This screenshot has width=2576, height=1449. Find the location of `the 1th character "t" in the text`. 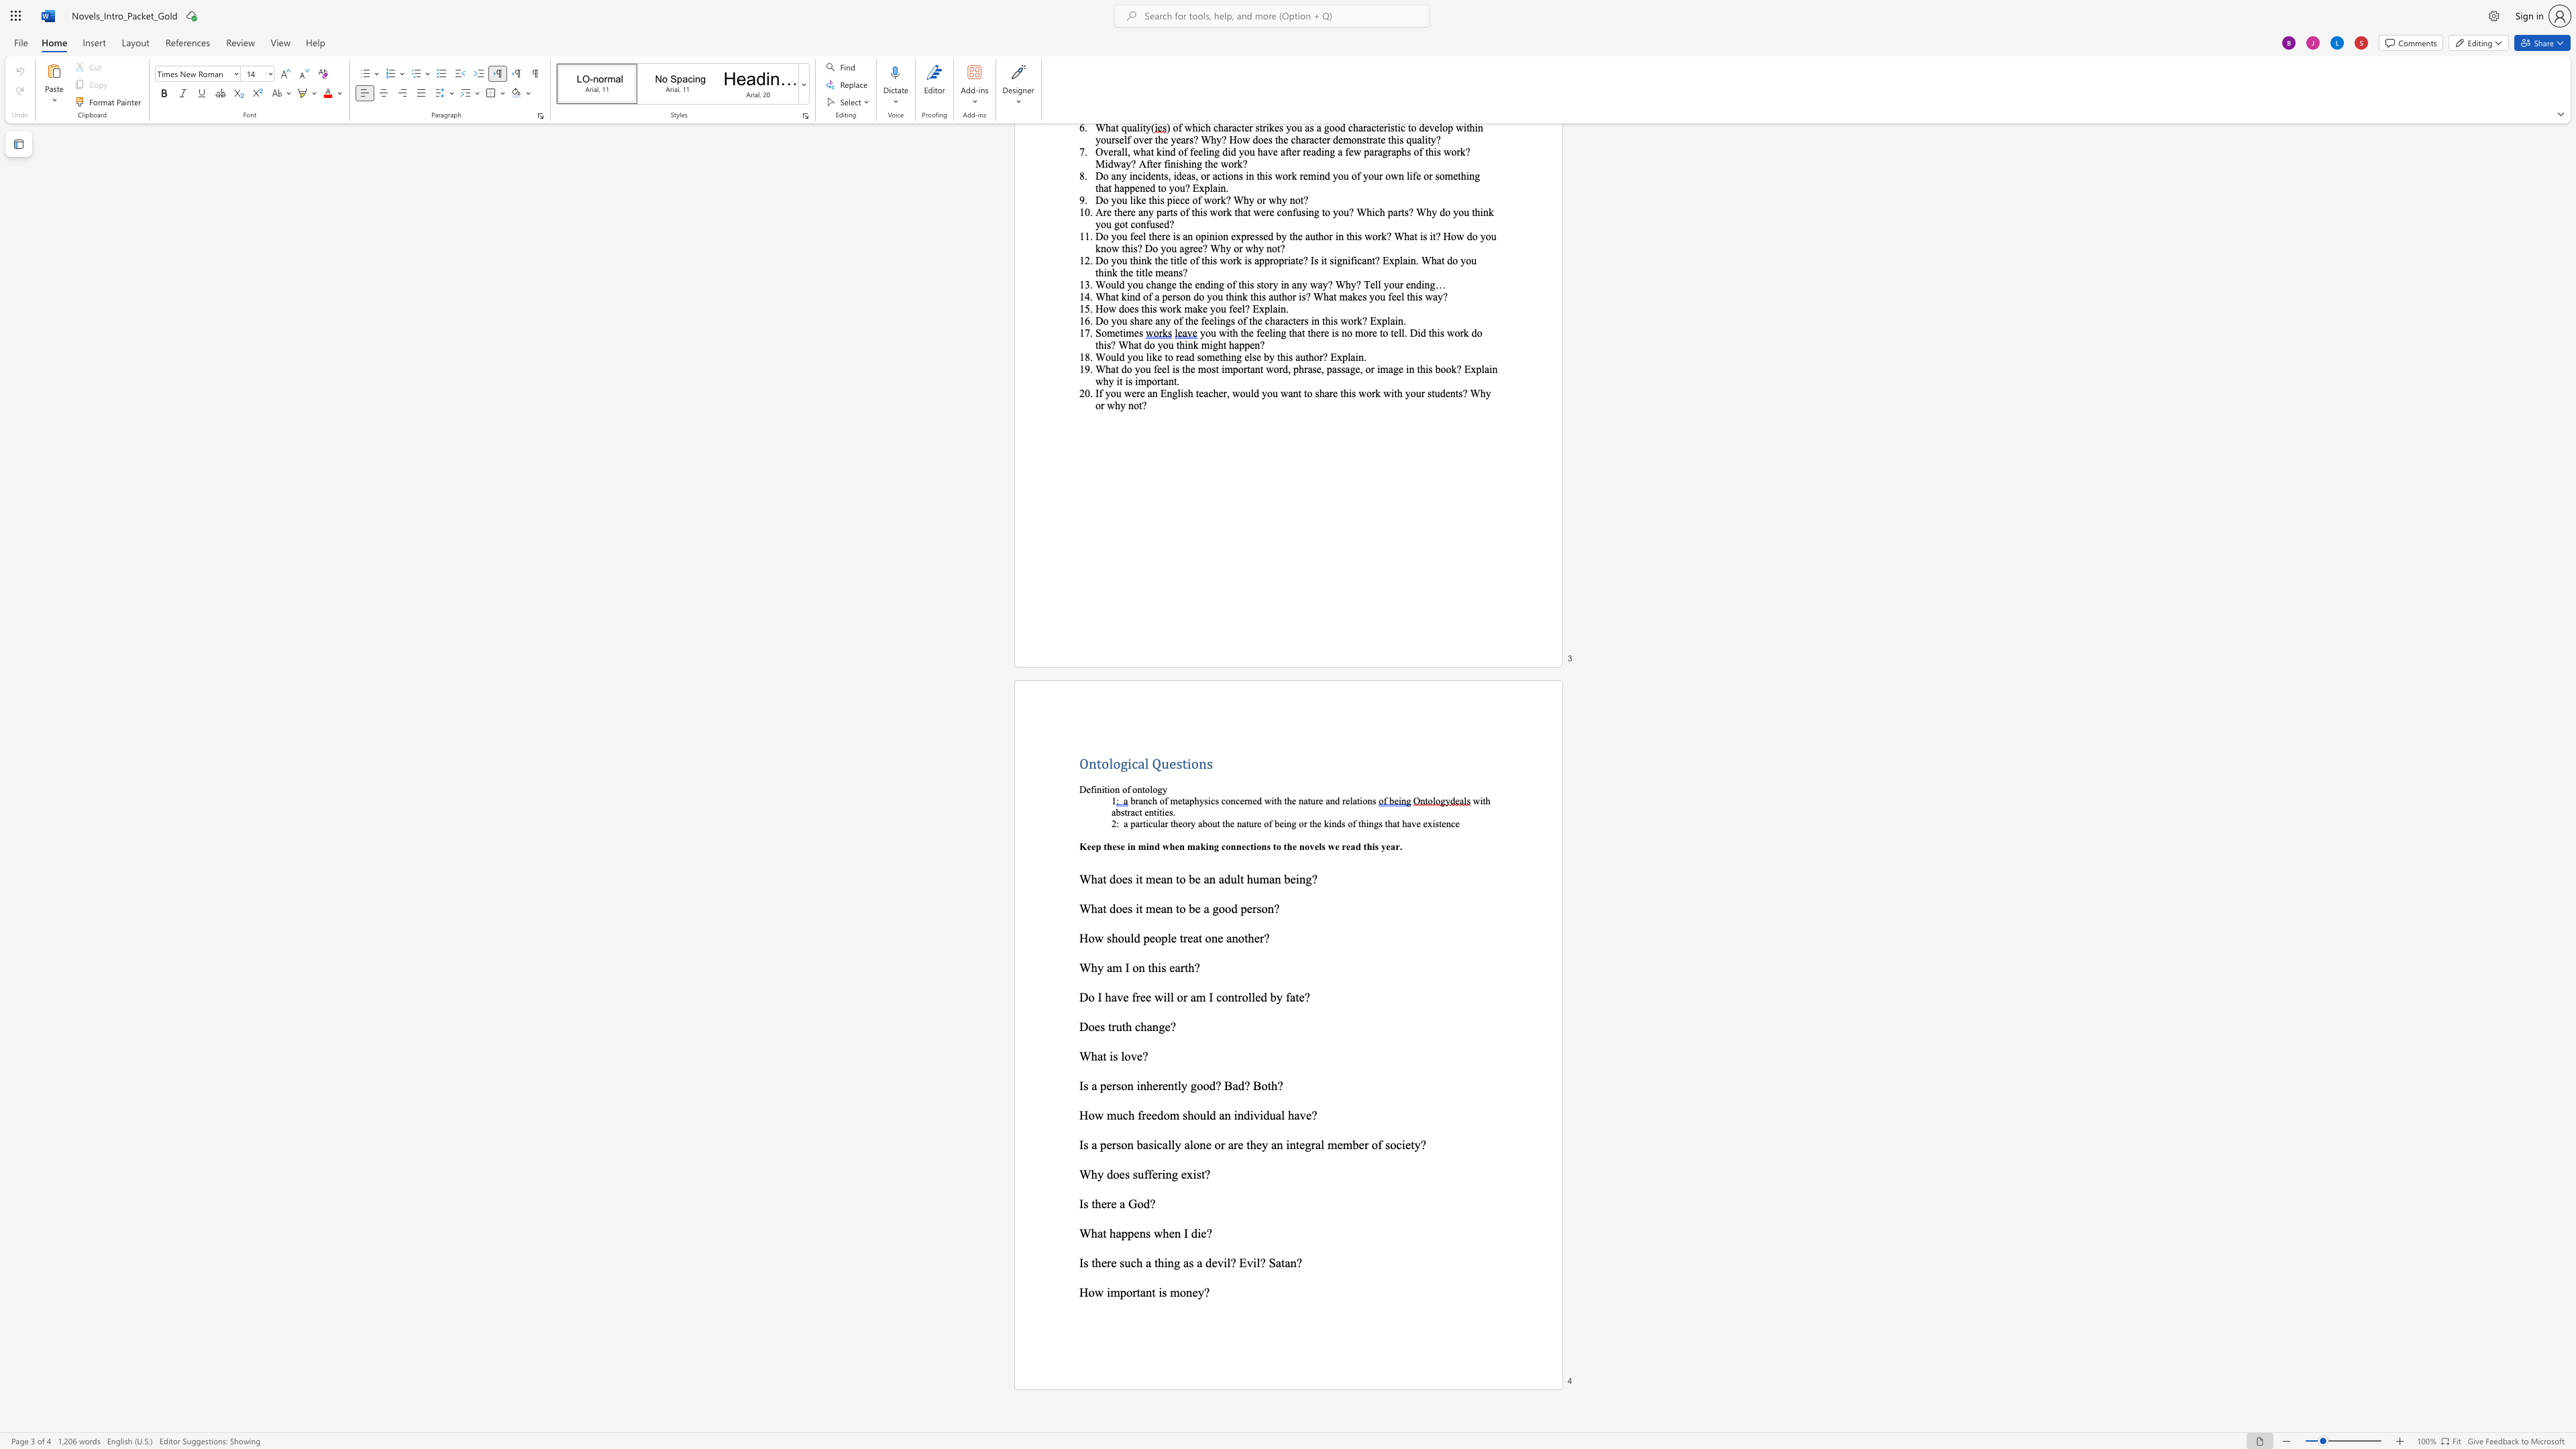

the 1th character "t" in the text is located at coordinates (1110, 1026).